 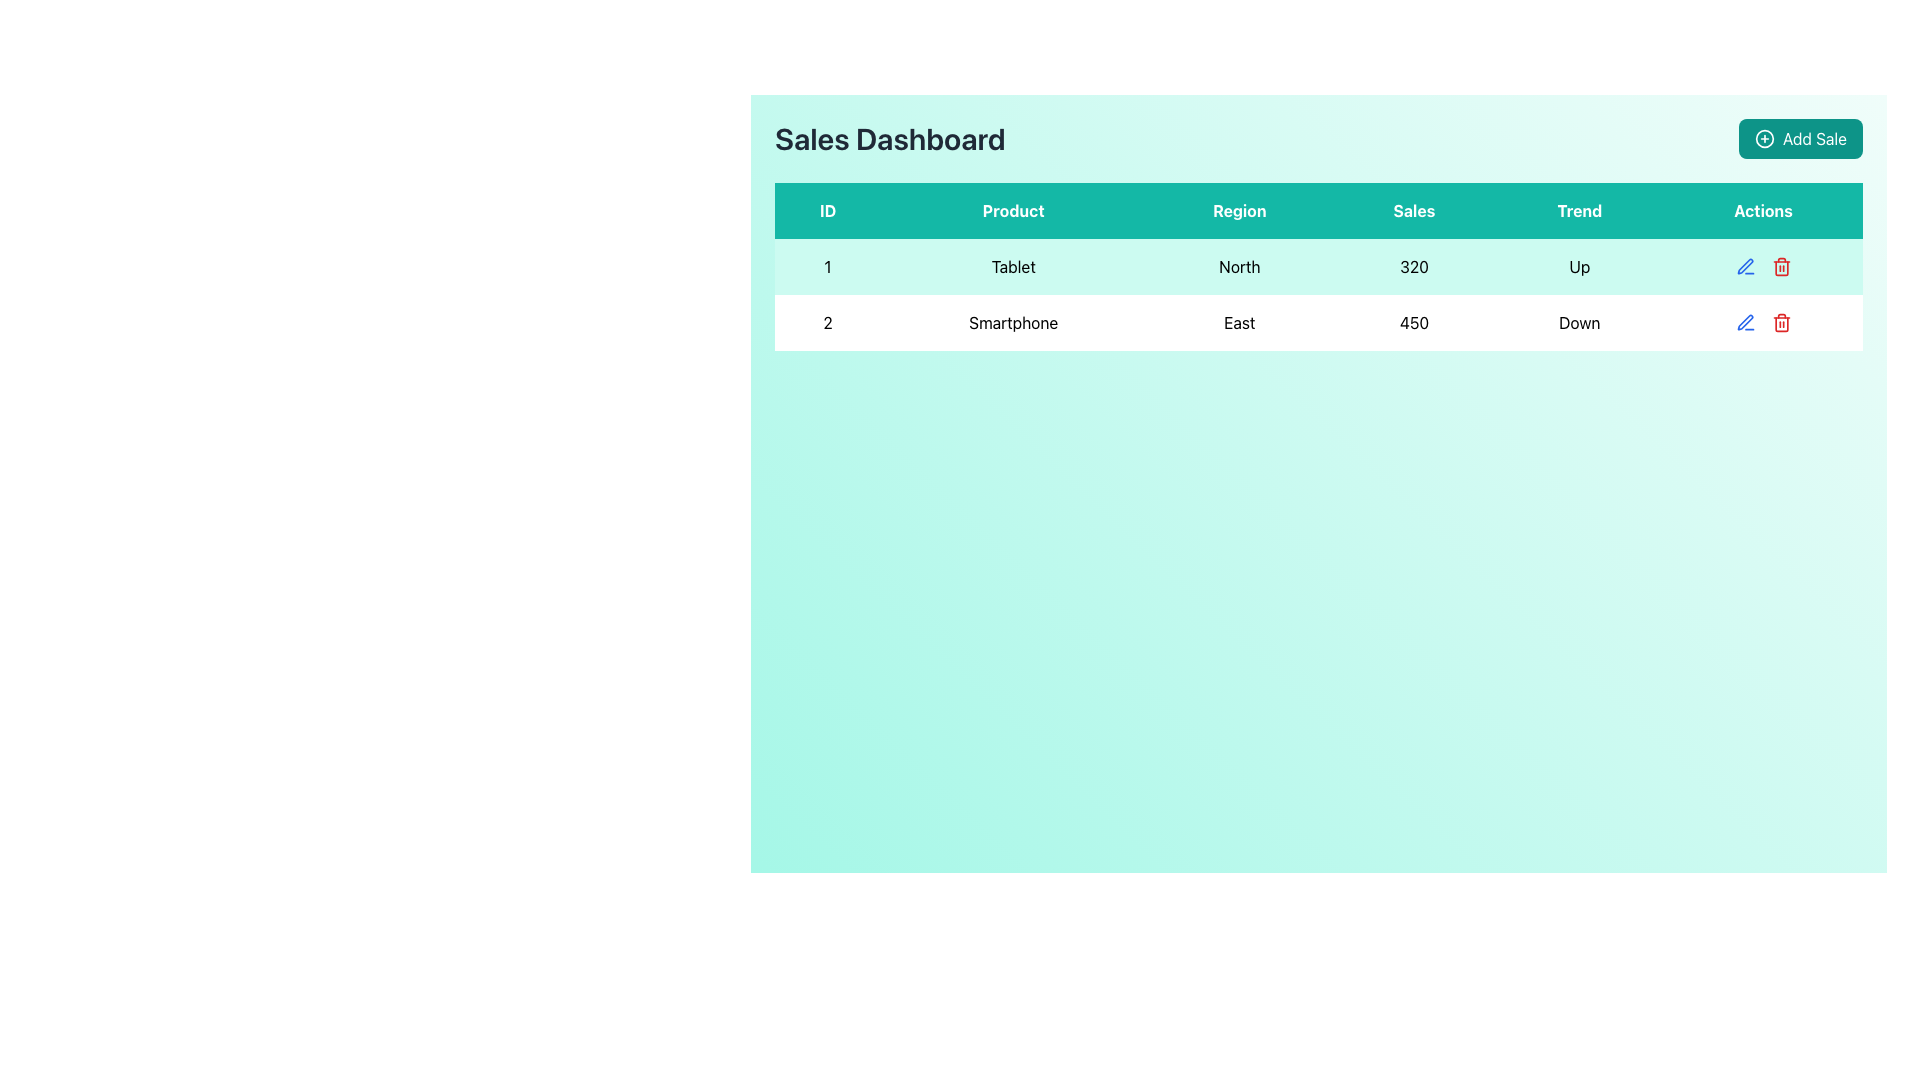 What do you see at coordinates (1744, 265) in the screenshot?
I see `the editing Icon Button located in the 'Actions' column of the second row of the table, positioned left of the red trash icon` at bounding box center [1744, 265].